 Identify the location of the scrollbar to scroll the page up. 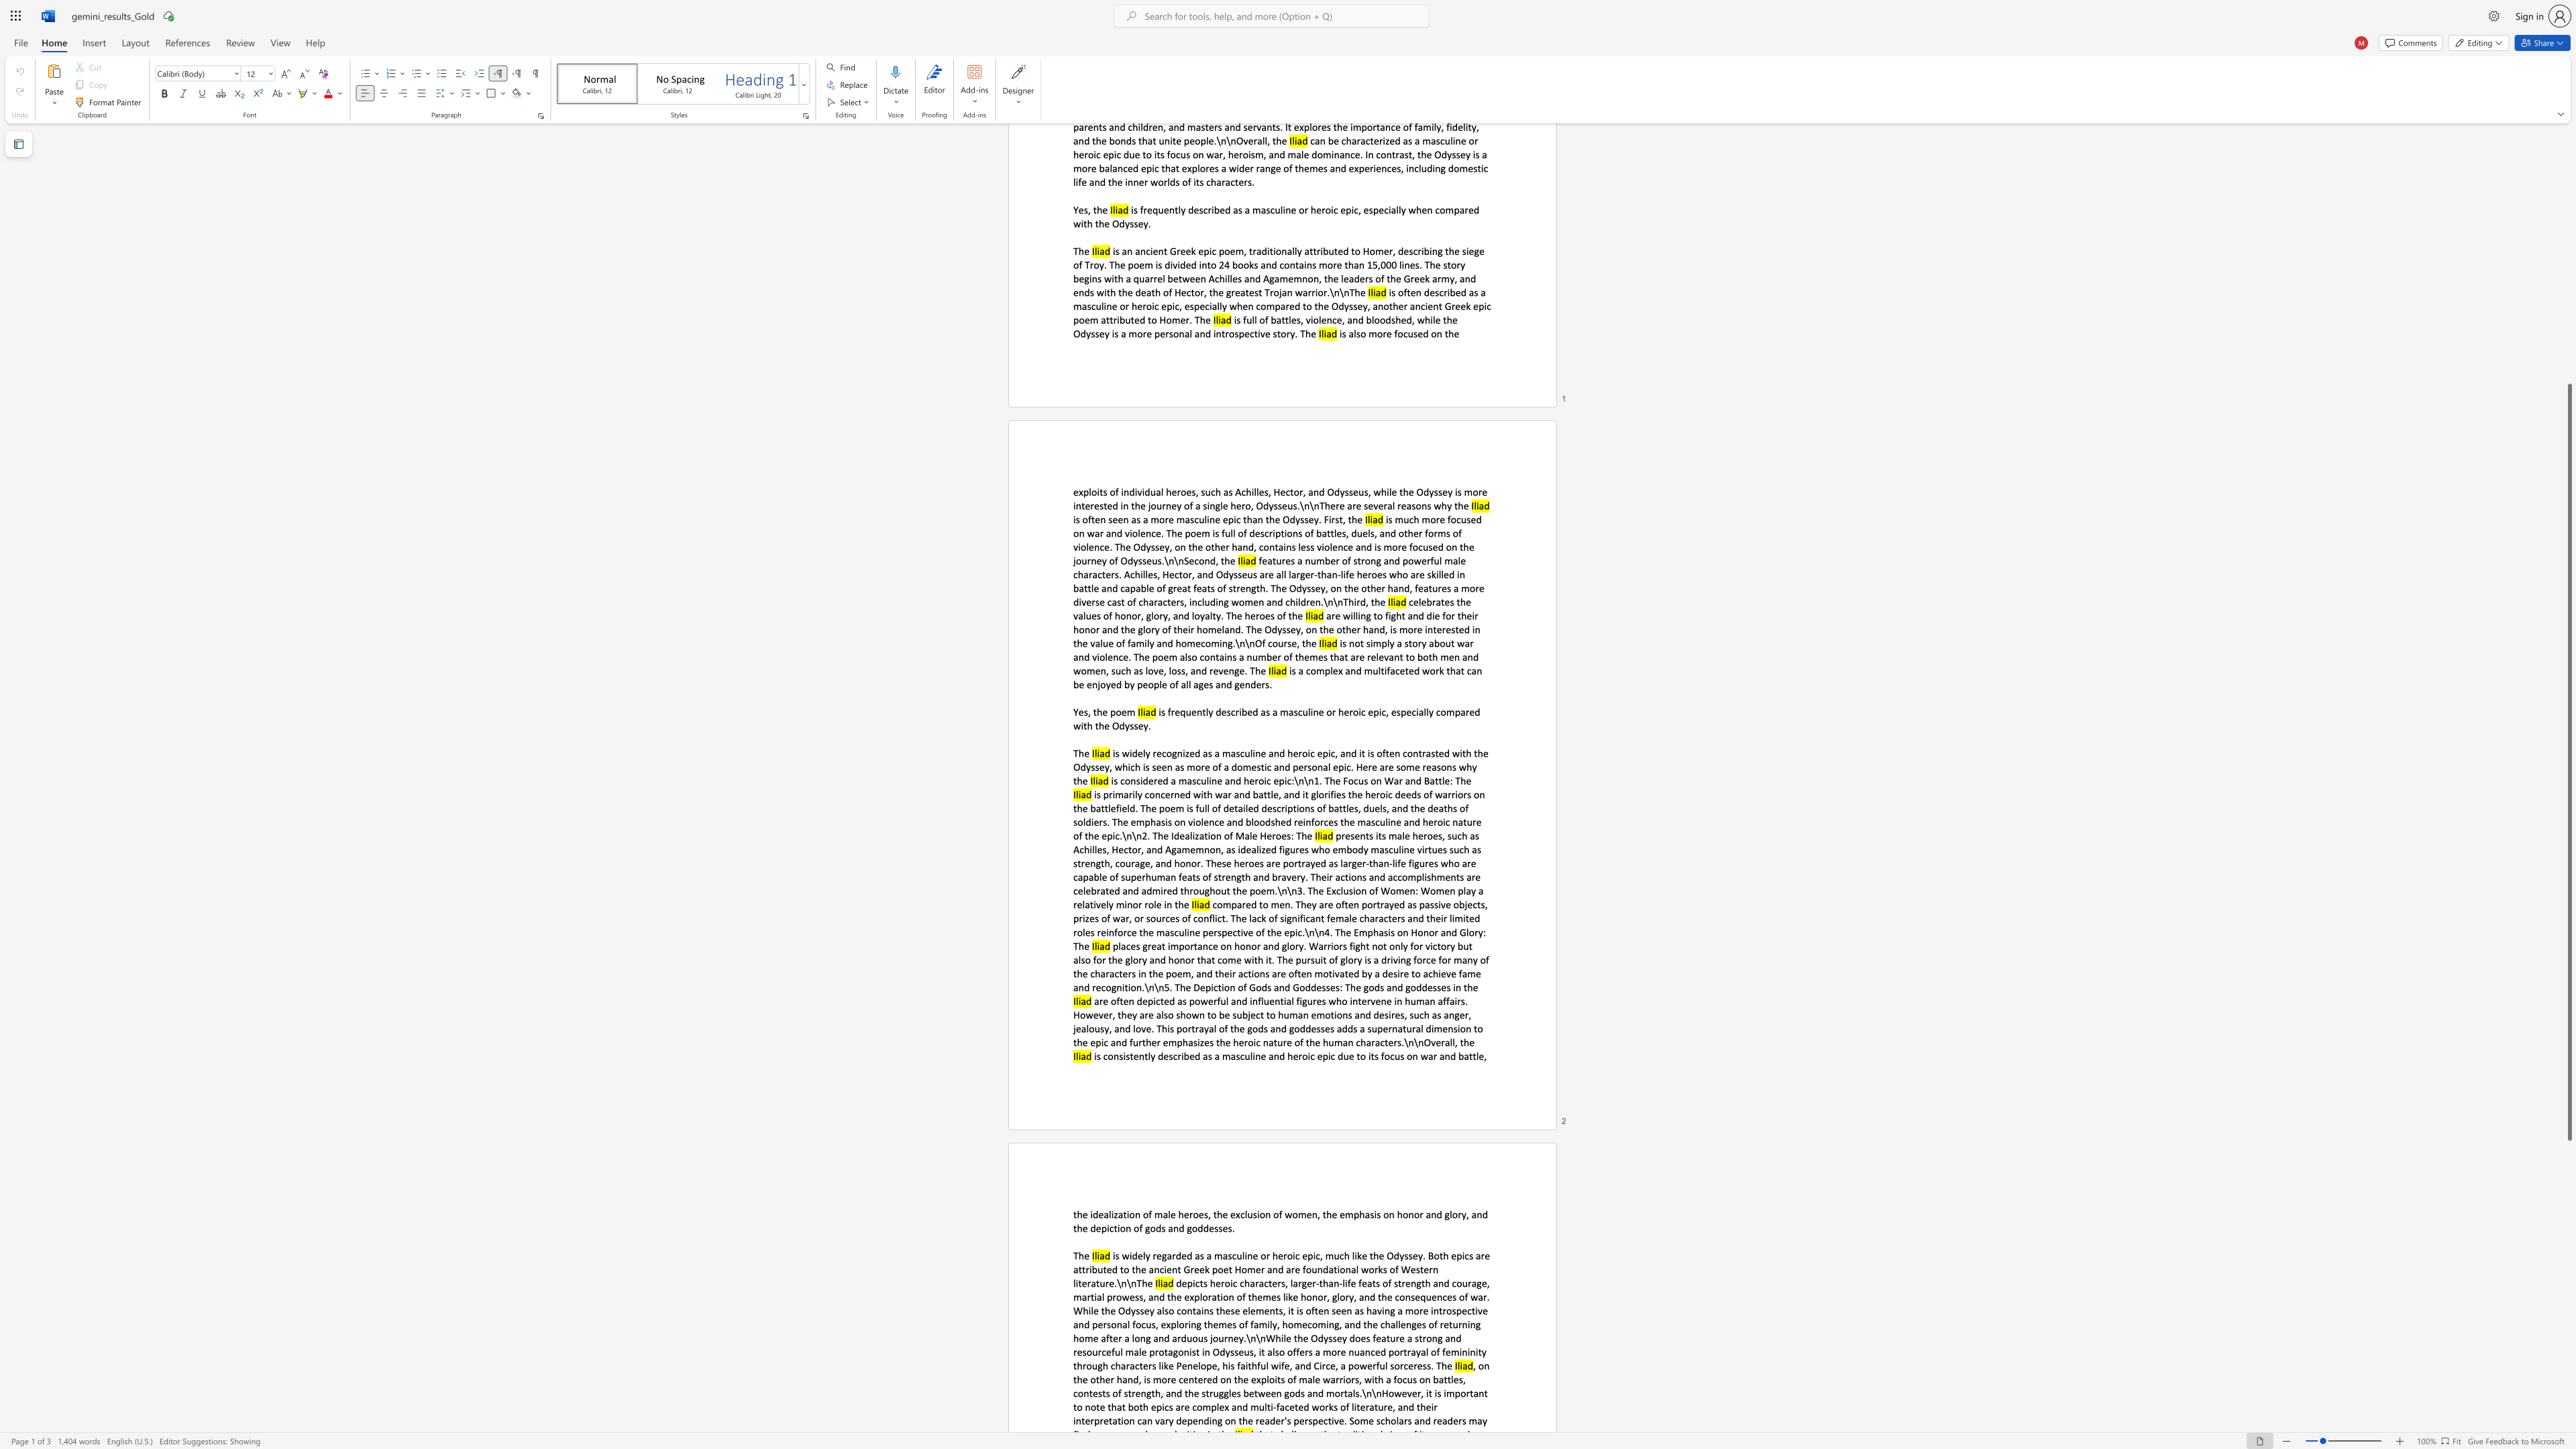
(2568, 254).